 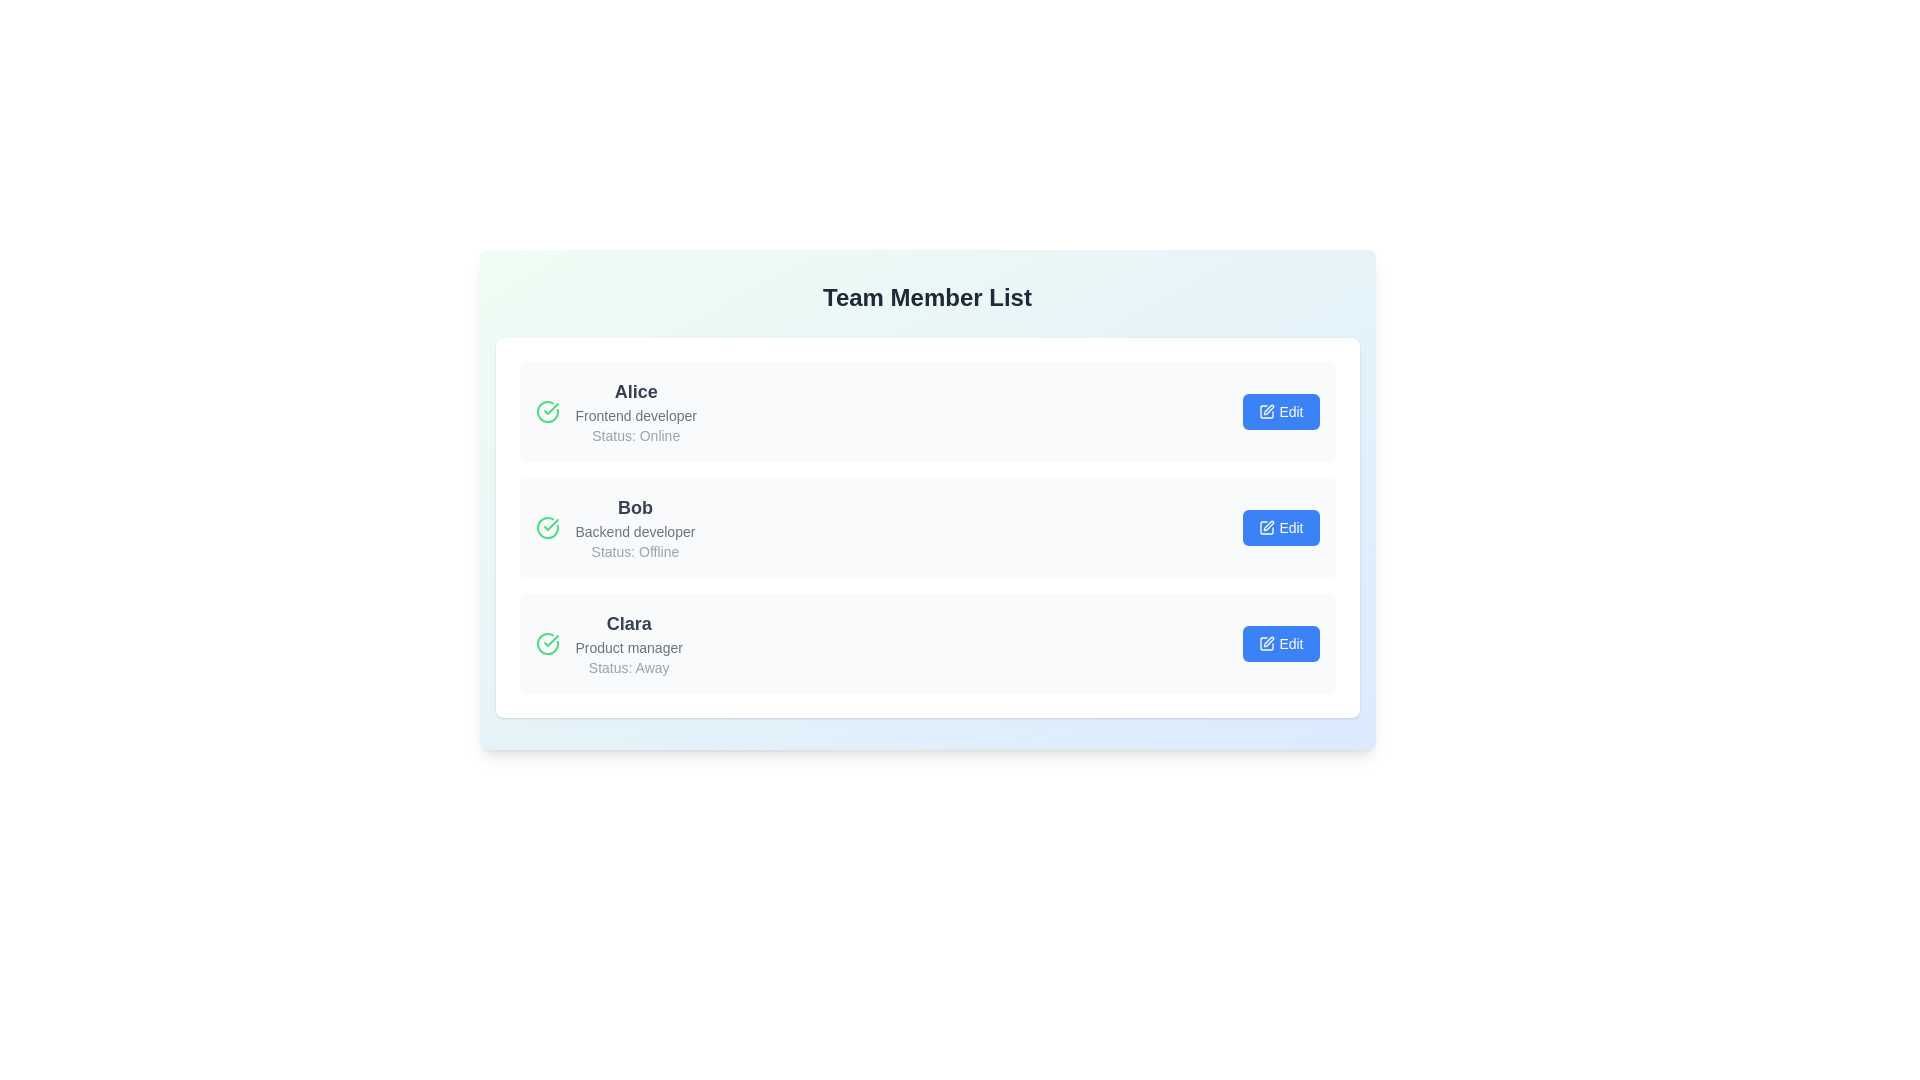 I want to click on 'Edit' button for the user Clara, so click(x=1281, y=644).